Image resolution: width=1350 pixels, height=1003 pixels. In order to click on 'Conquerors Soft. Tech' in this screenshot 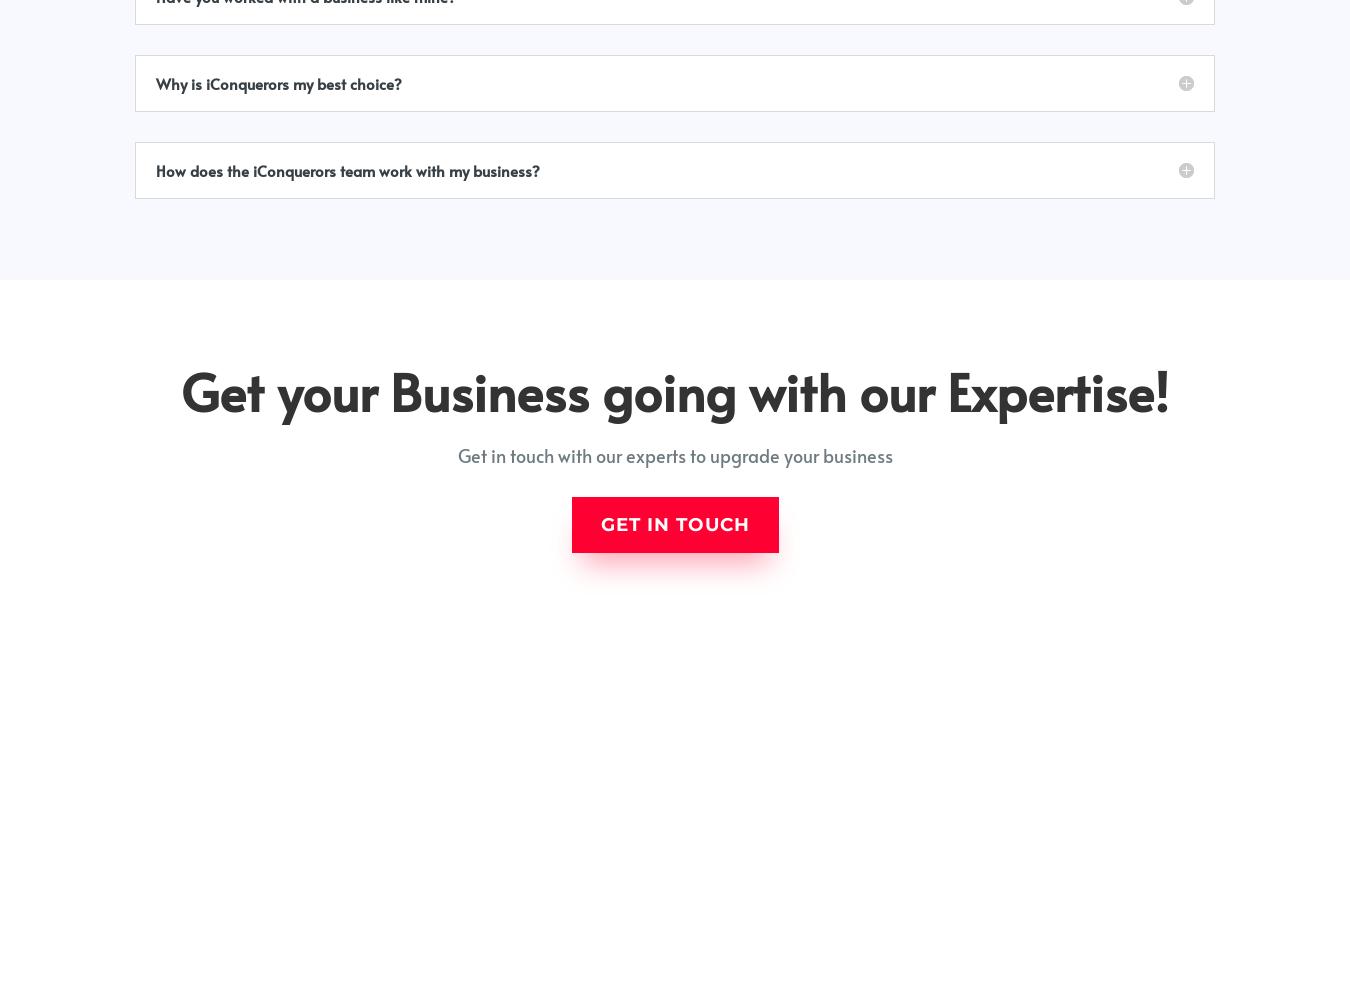, I will do `click(1183, 978)`.